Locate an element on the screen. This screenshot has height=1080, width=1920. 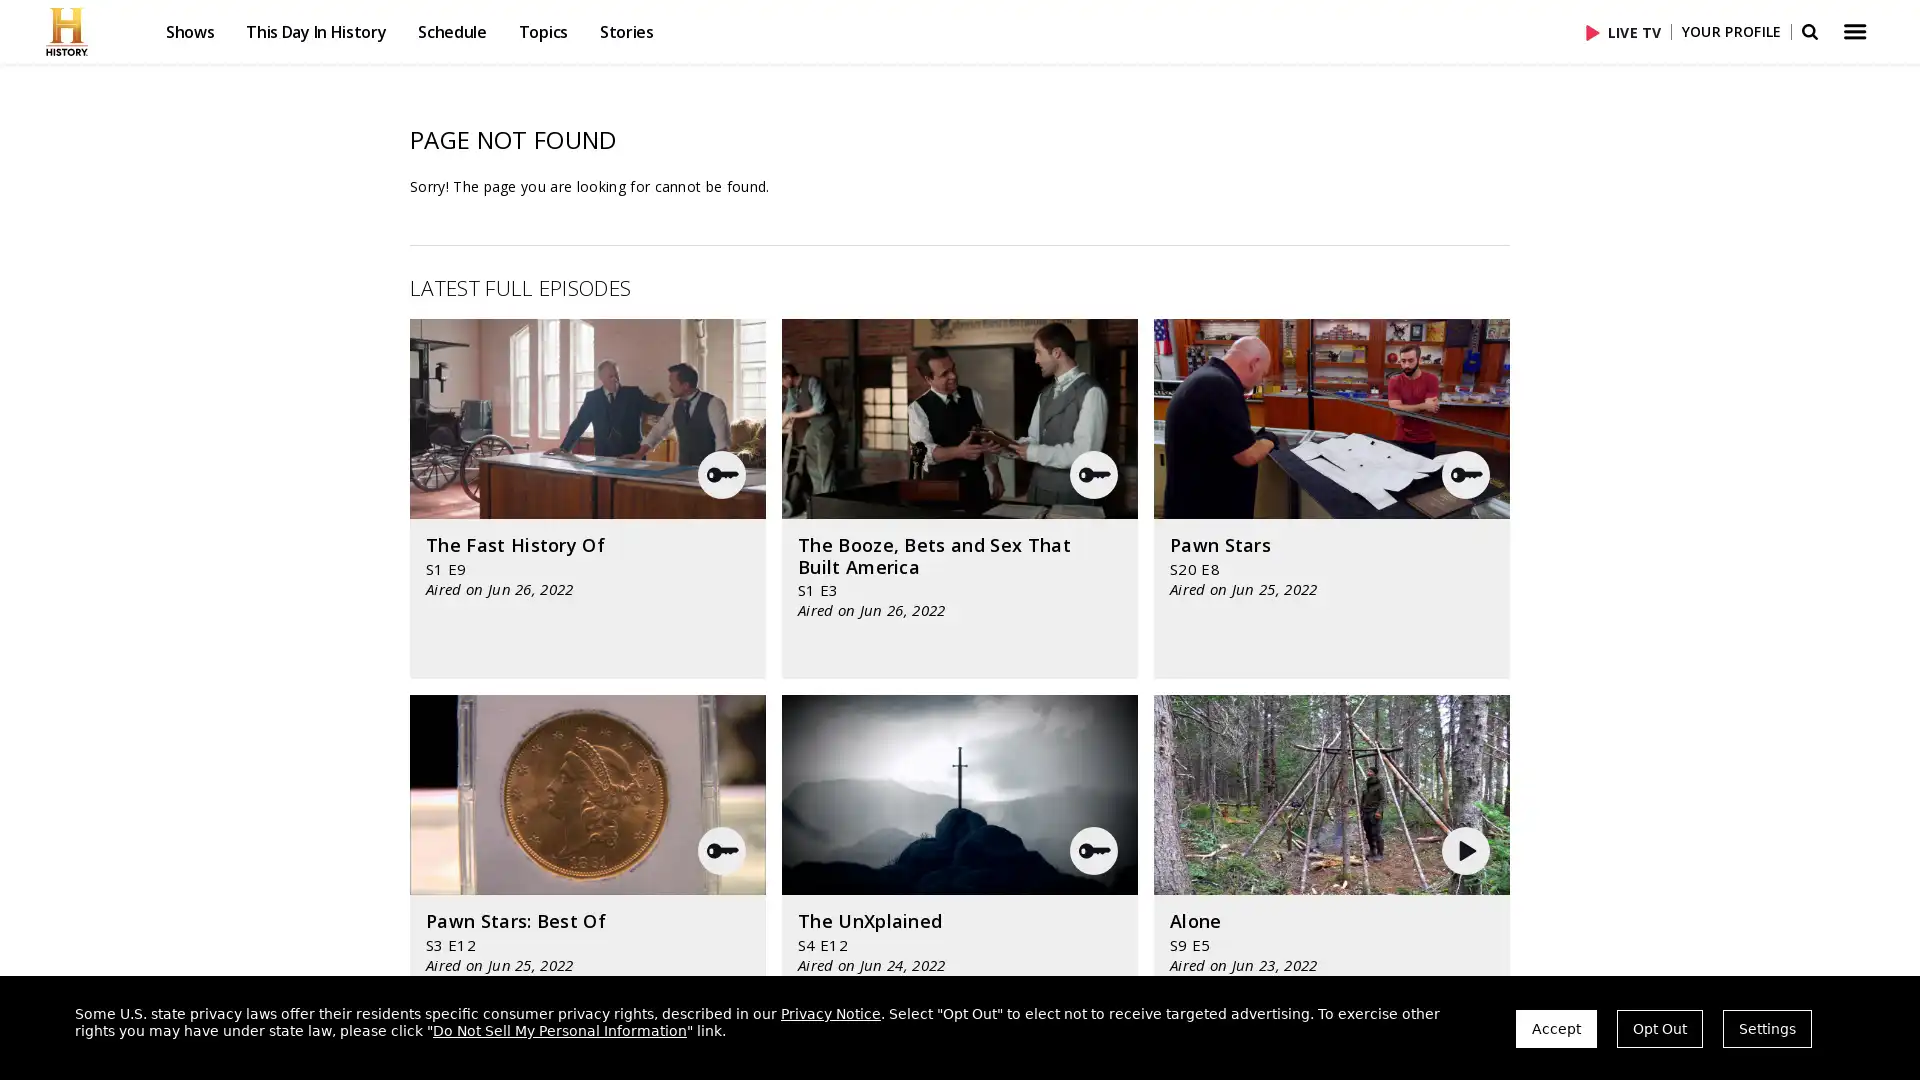
Q is located at coordinates (720, 851).